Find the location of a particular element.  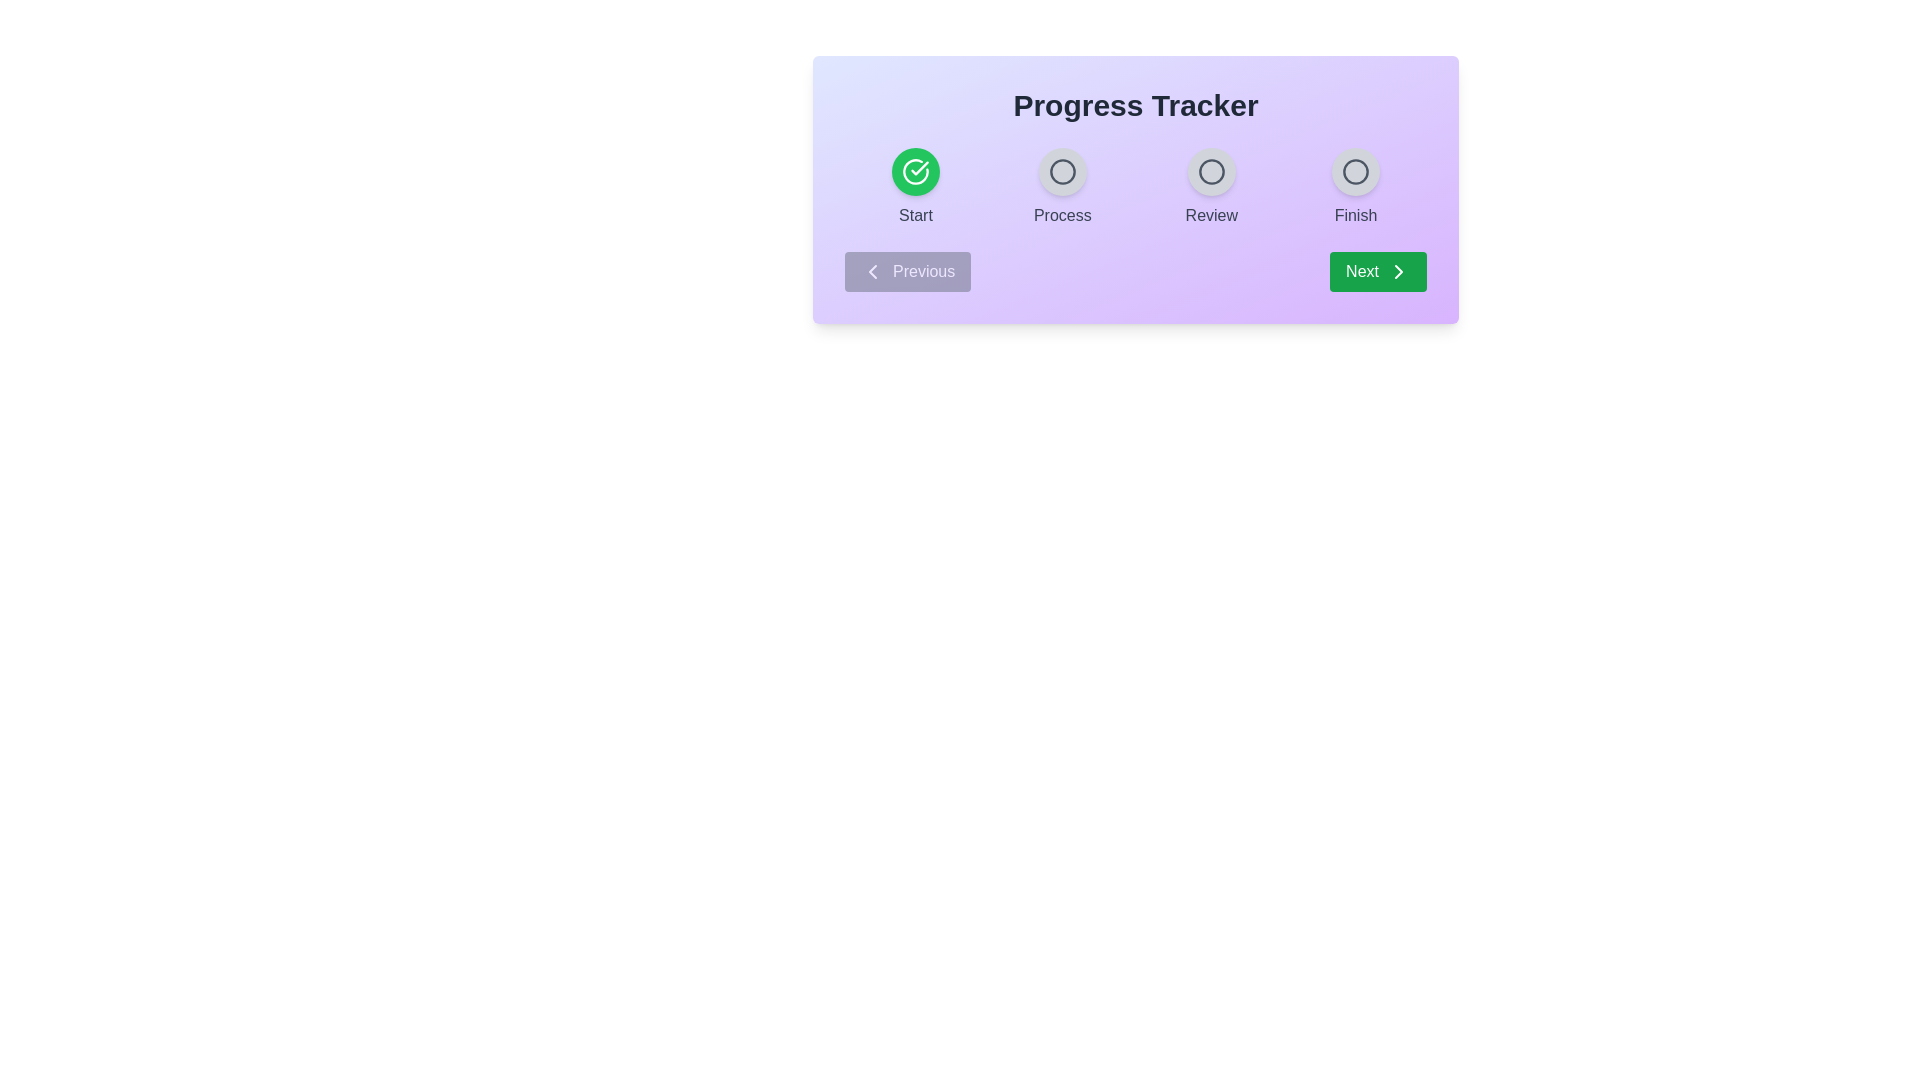

the Progress Tracker element that consists of four steps labeled 'Start', 'Process', 'Review', and 'Finish', with distinct circular indicators and a gradient background is located at coordinates (1136, 188).